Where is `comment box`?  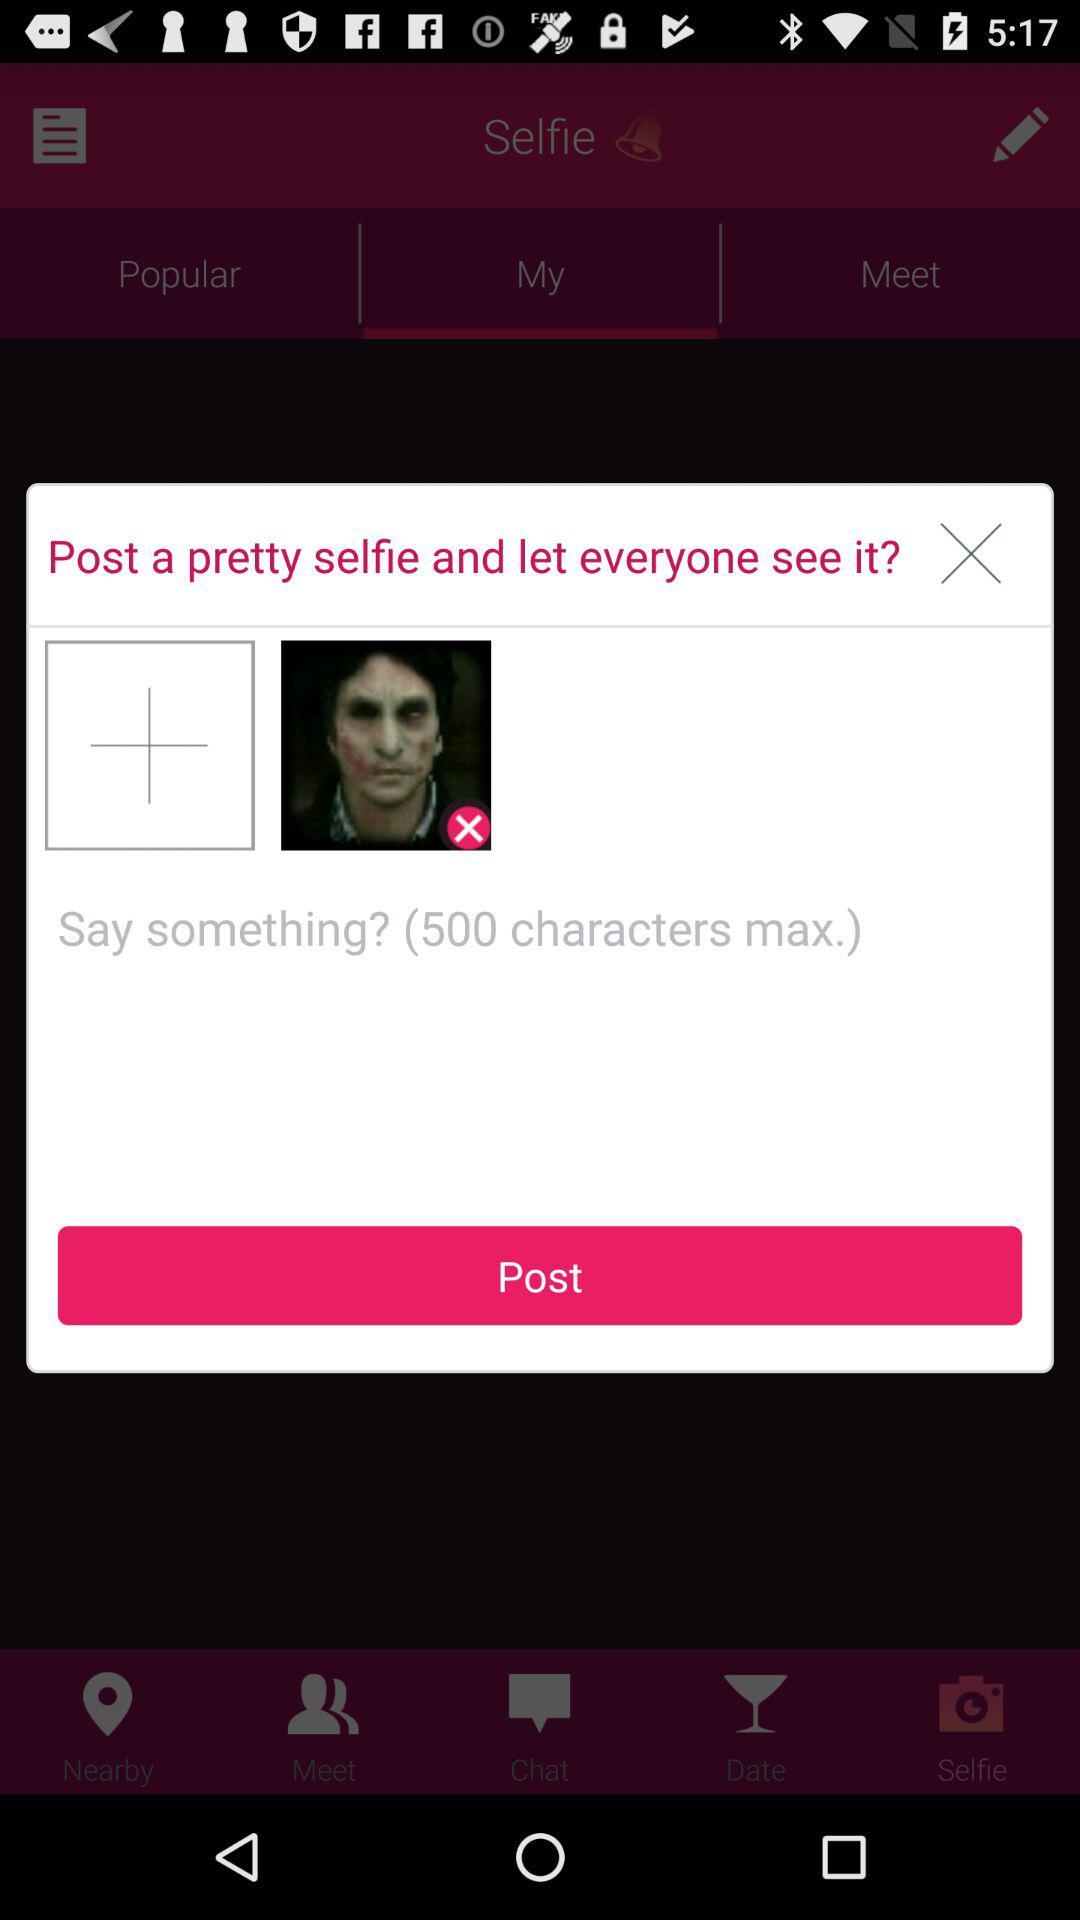
comment box is located at coordinates (540, 1021).